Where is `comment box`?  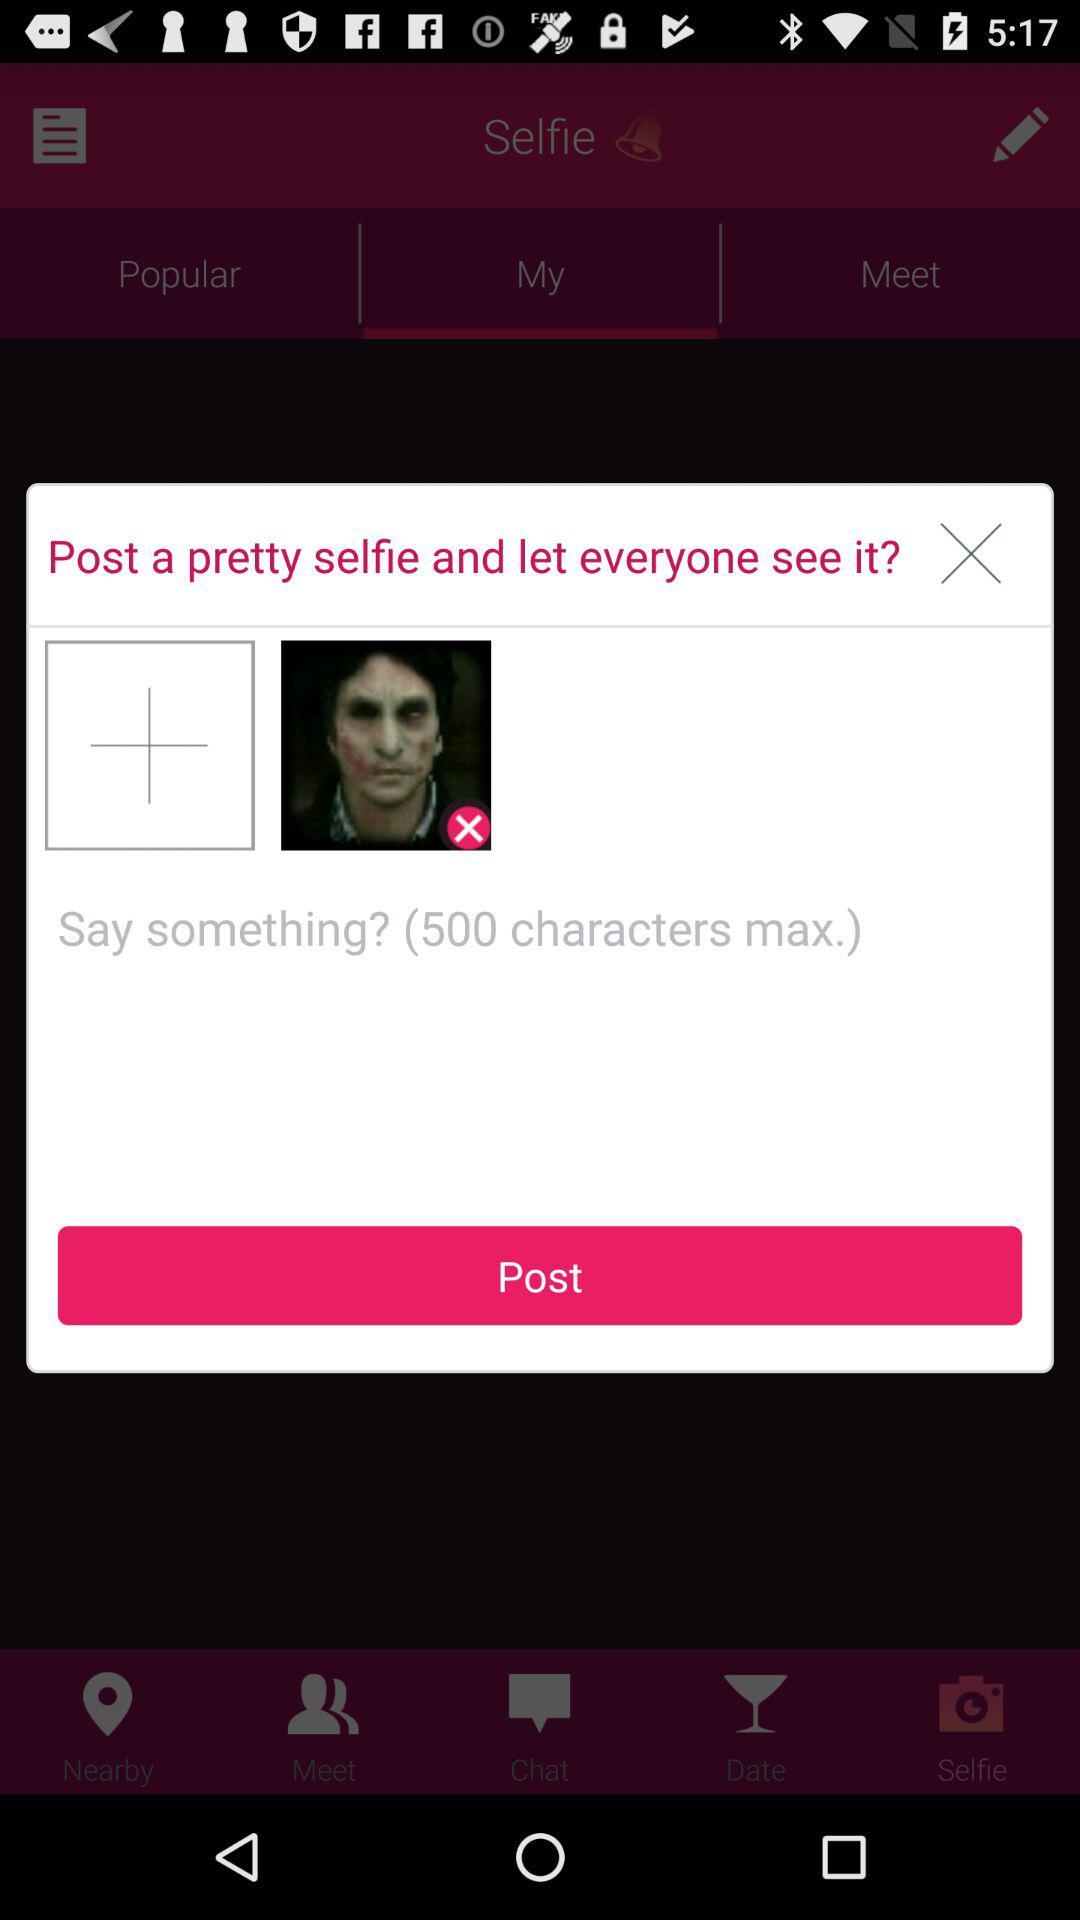
comment box is located at coordinates (540, 1021).